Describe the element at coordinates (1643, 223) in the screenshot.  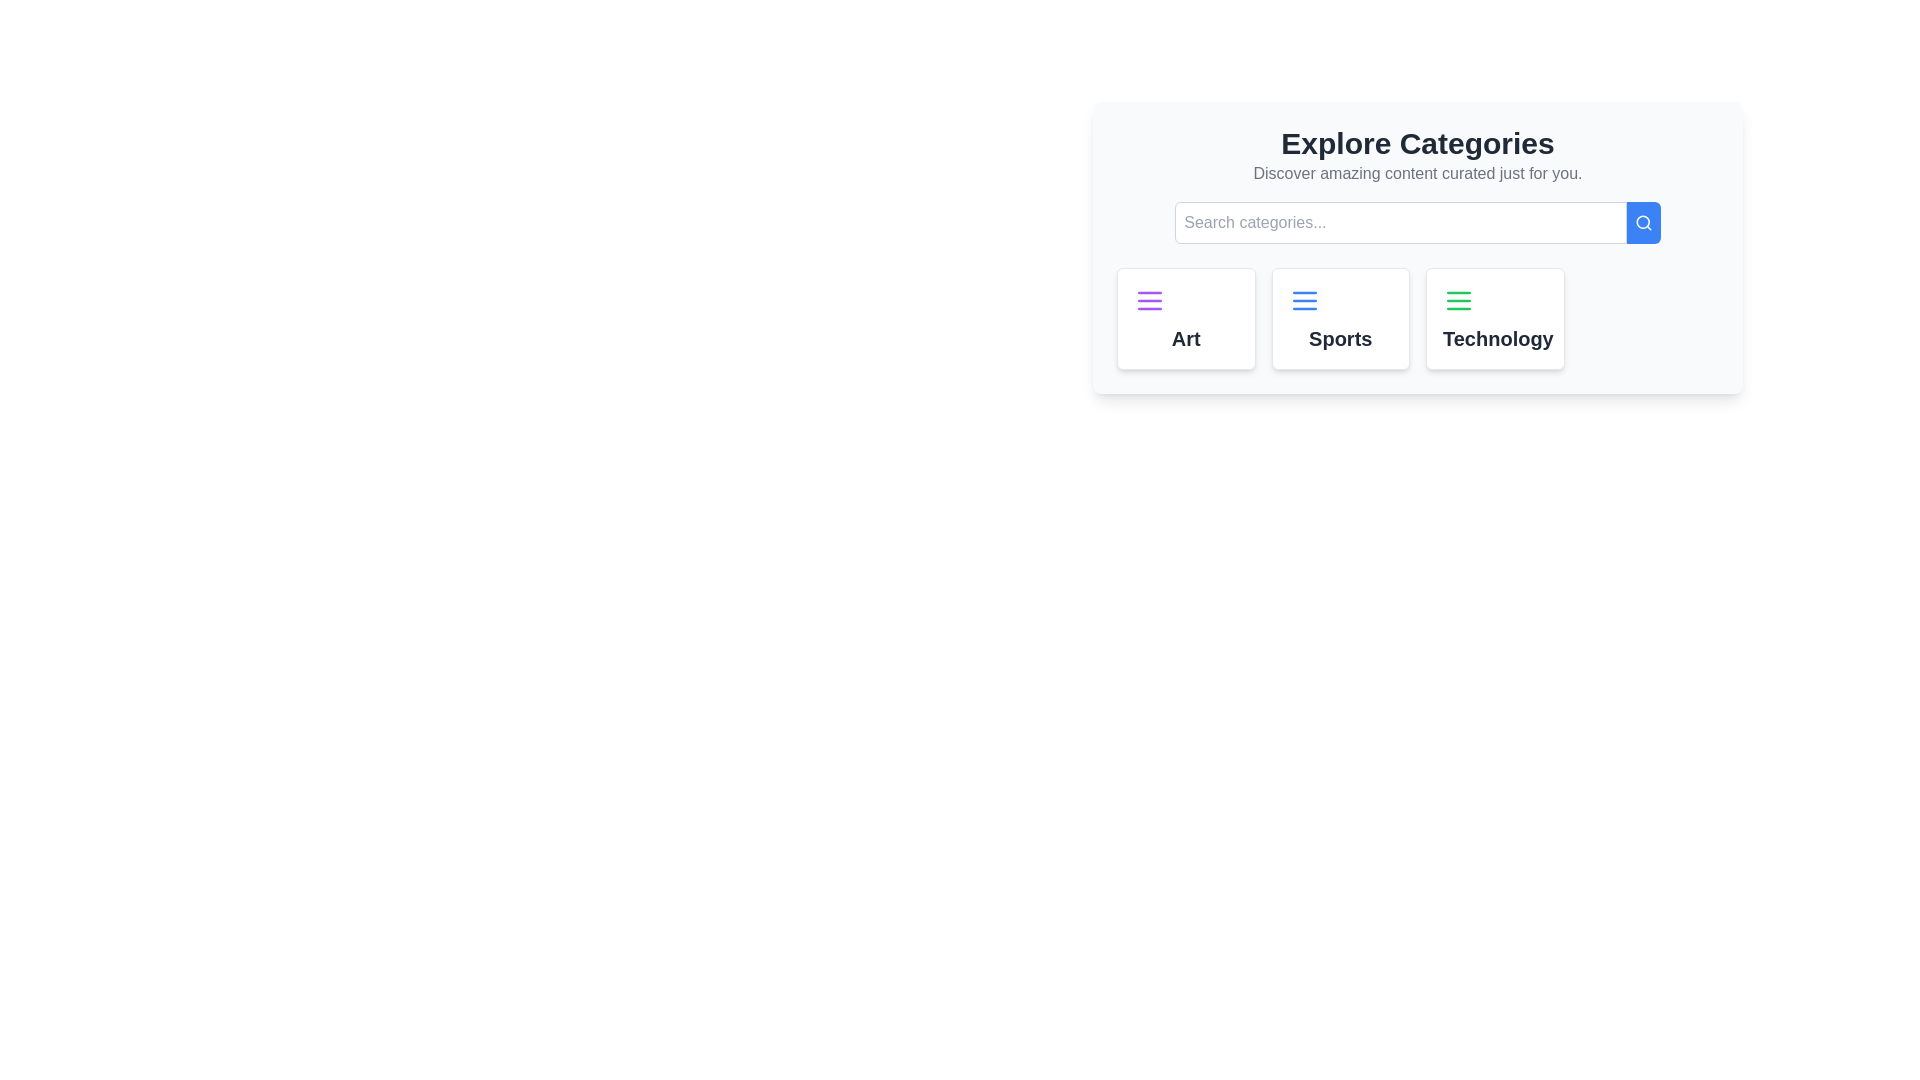
I see `the search button located at the far right of the horizontal search bar to initiate a search based on the input provided in the adjacent text field labeled 'Search categories...'` at that location.